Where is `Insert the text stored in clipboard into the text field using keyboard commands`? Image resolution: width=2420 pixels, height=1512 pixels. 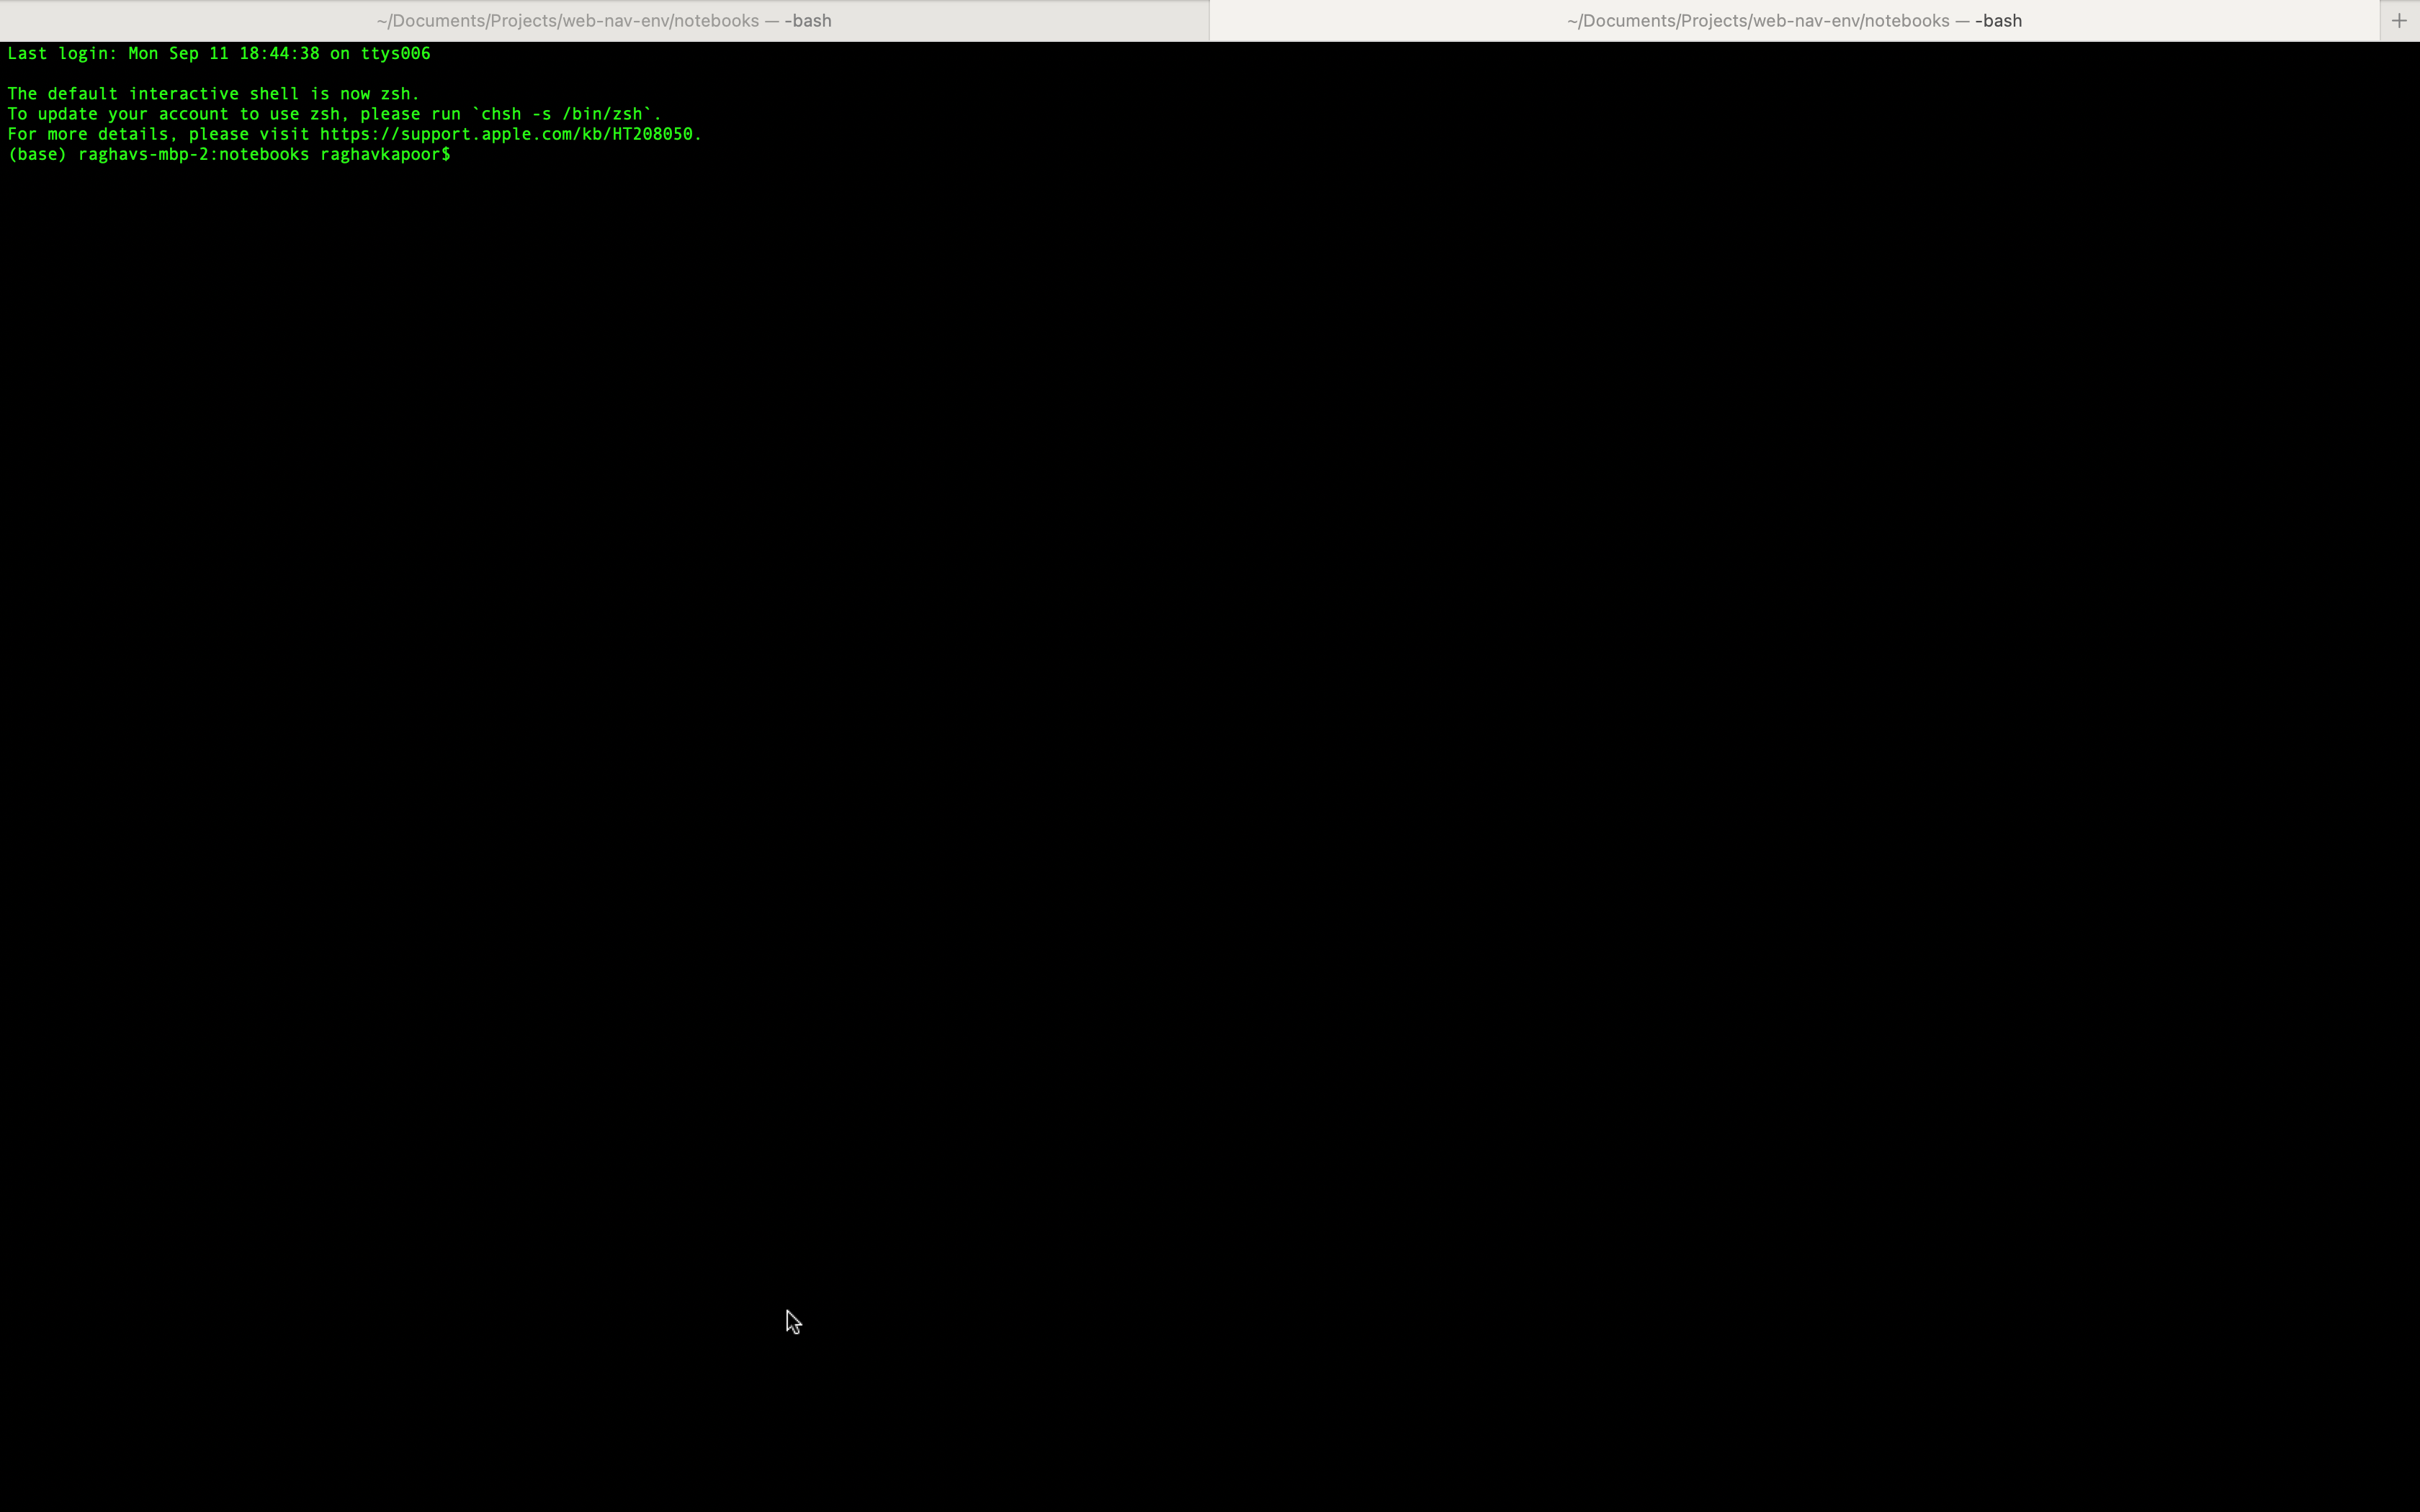
Insert the text stored in clipboard into the text field using keyboard commands is located at coordinates (1436, 151).